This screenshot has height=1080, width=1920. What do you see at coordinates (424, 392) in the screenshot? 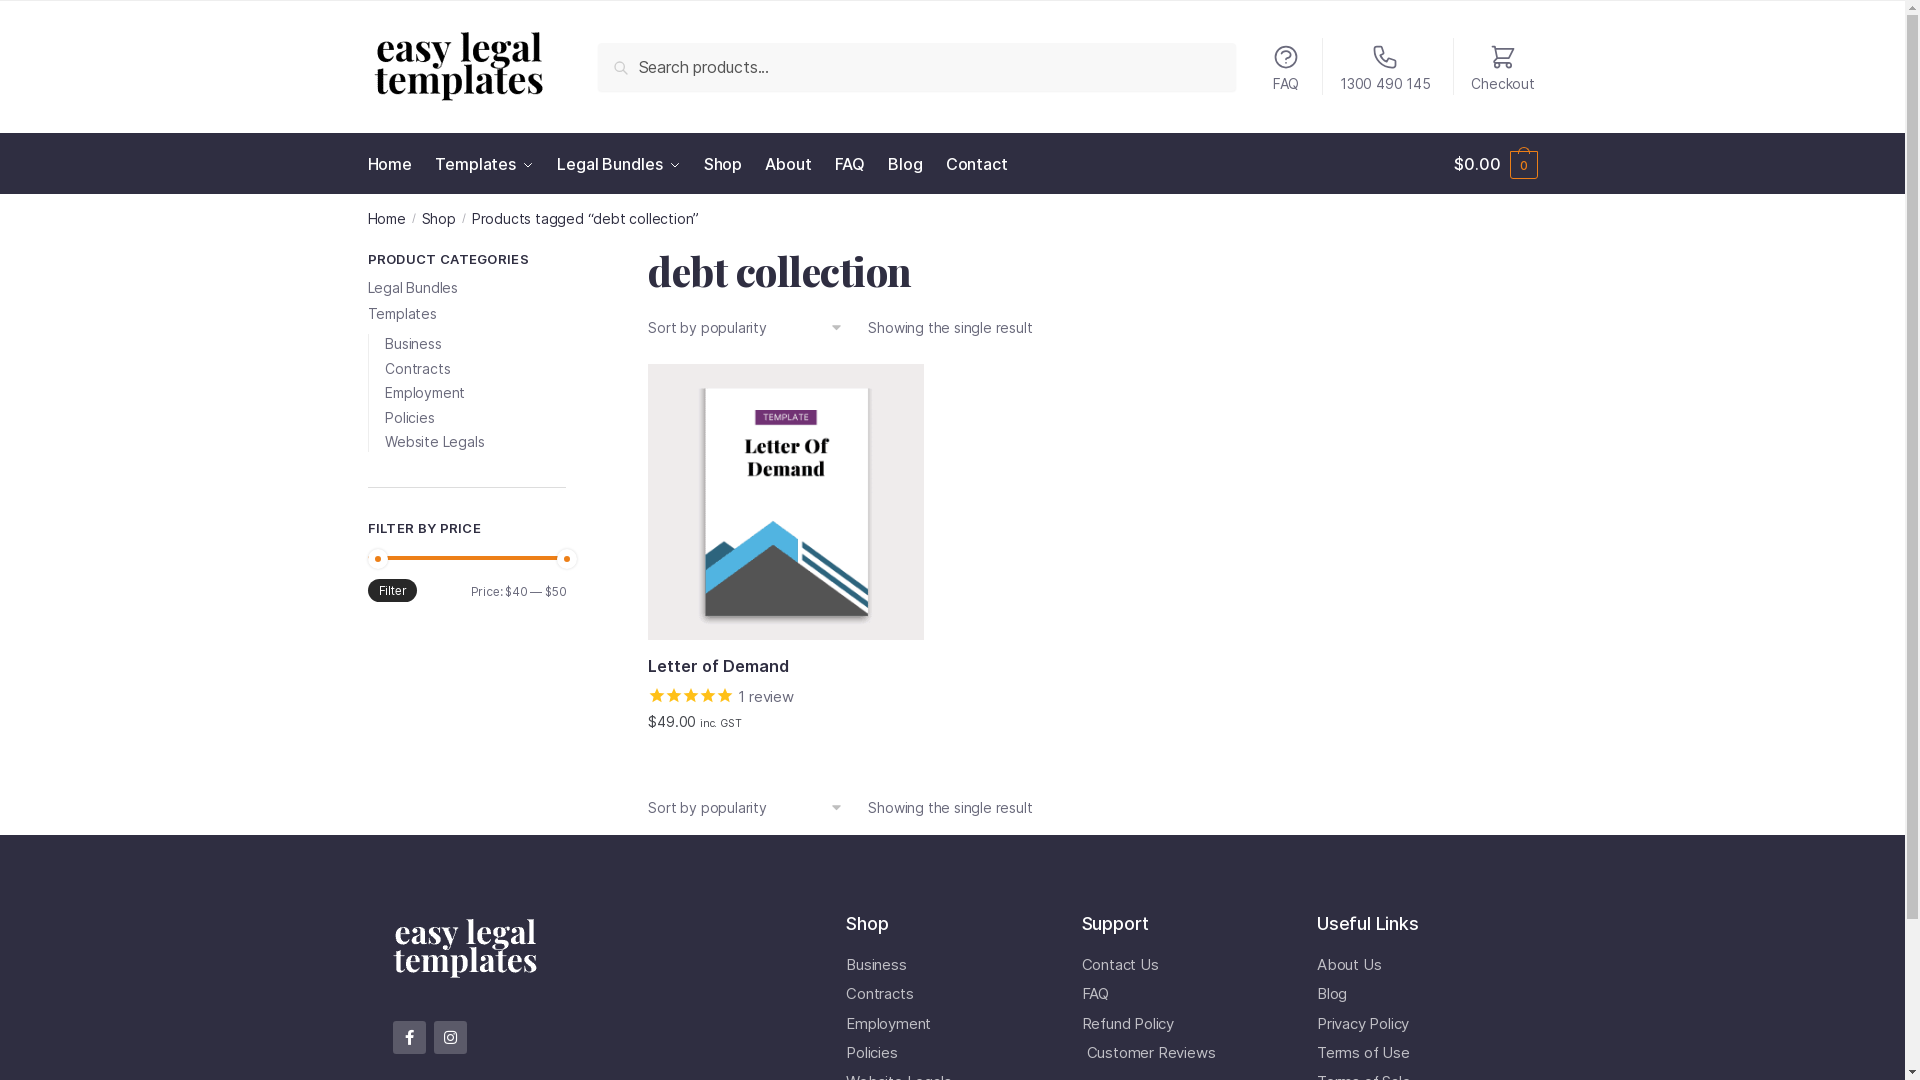
I see `'Employment'` at bounding box center [424, 392].